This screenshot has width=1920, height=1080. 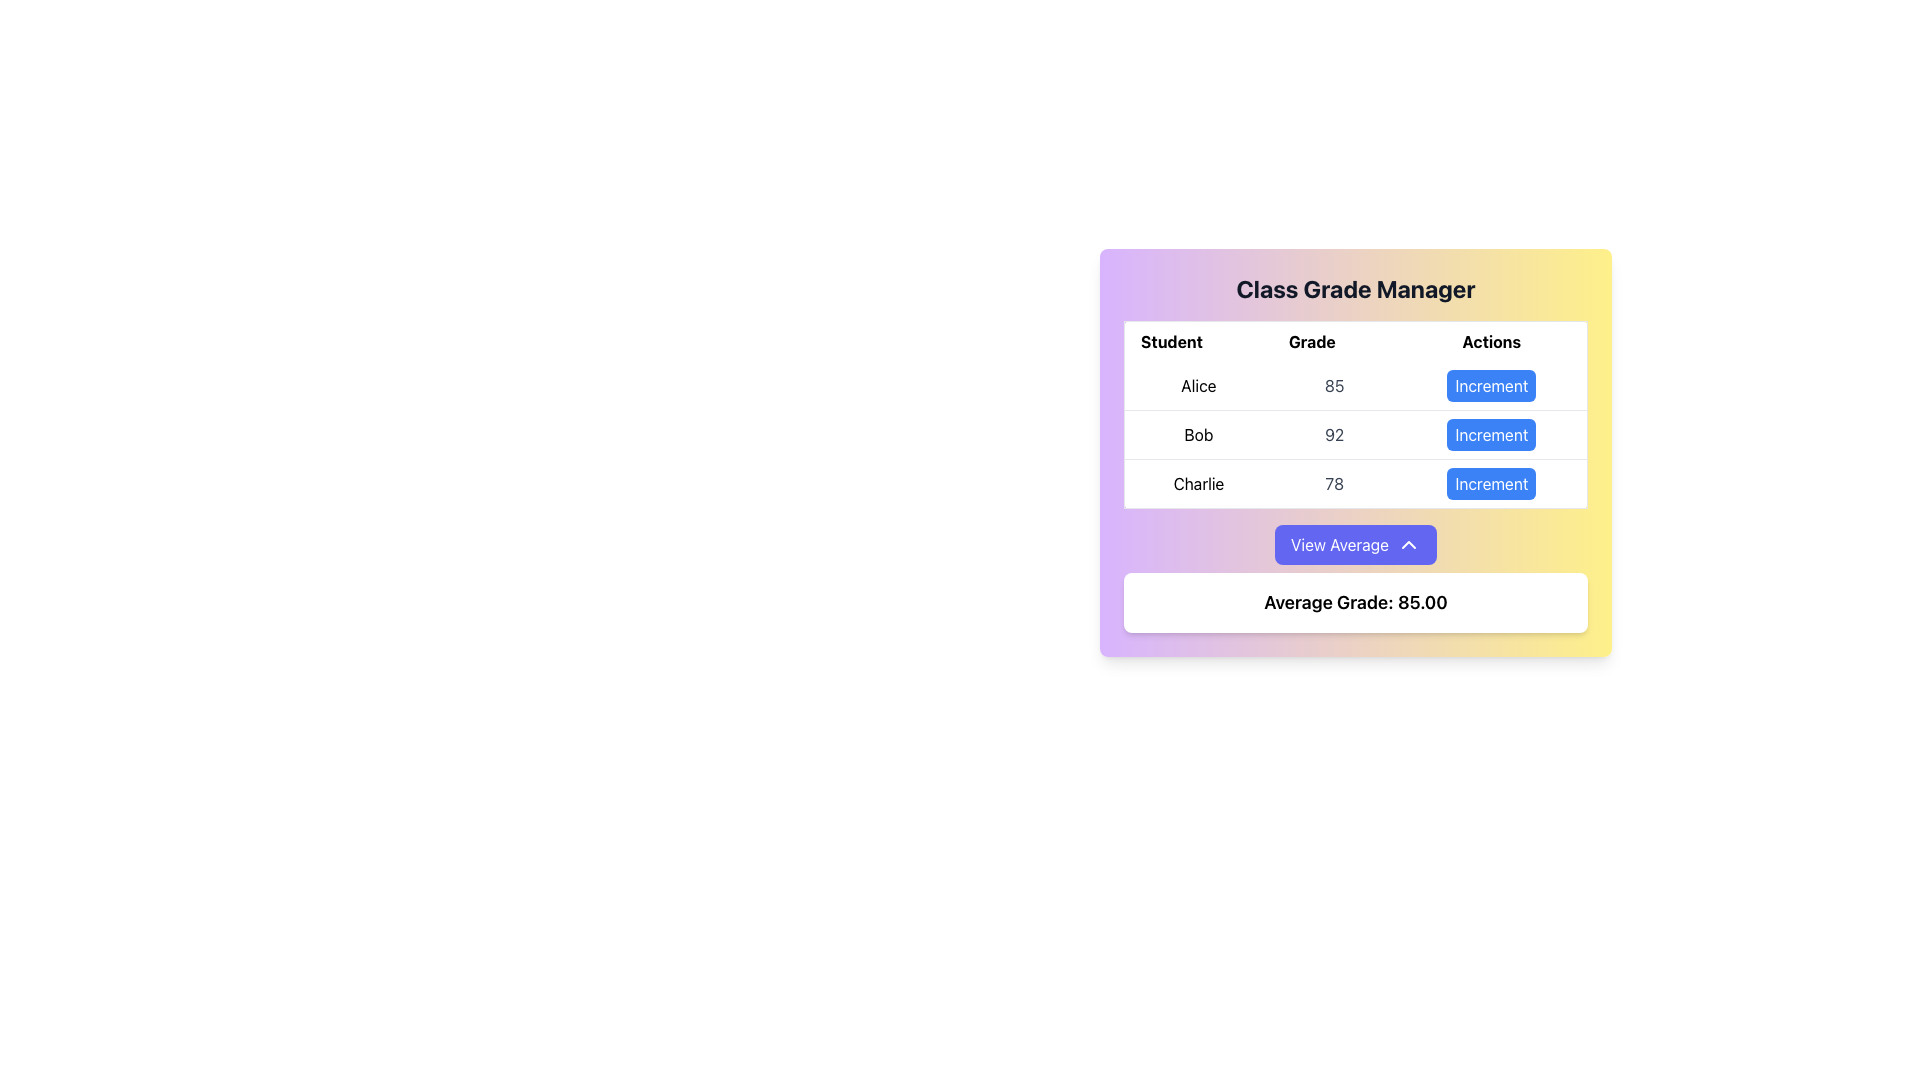 I want to click on the increment button for Charlie's grade located in the 'Actions' column of the table row, so click(x=1492, y=483).